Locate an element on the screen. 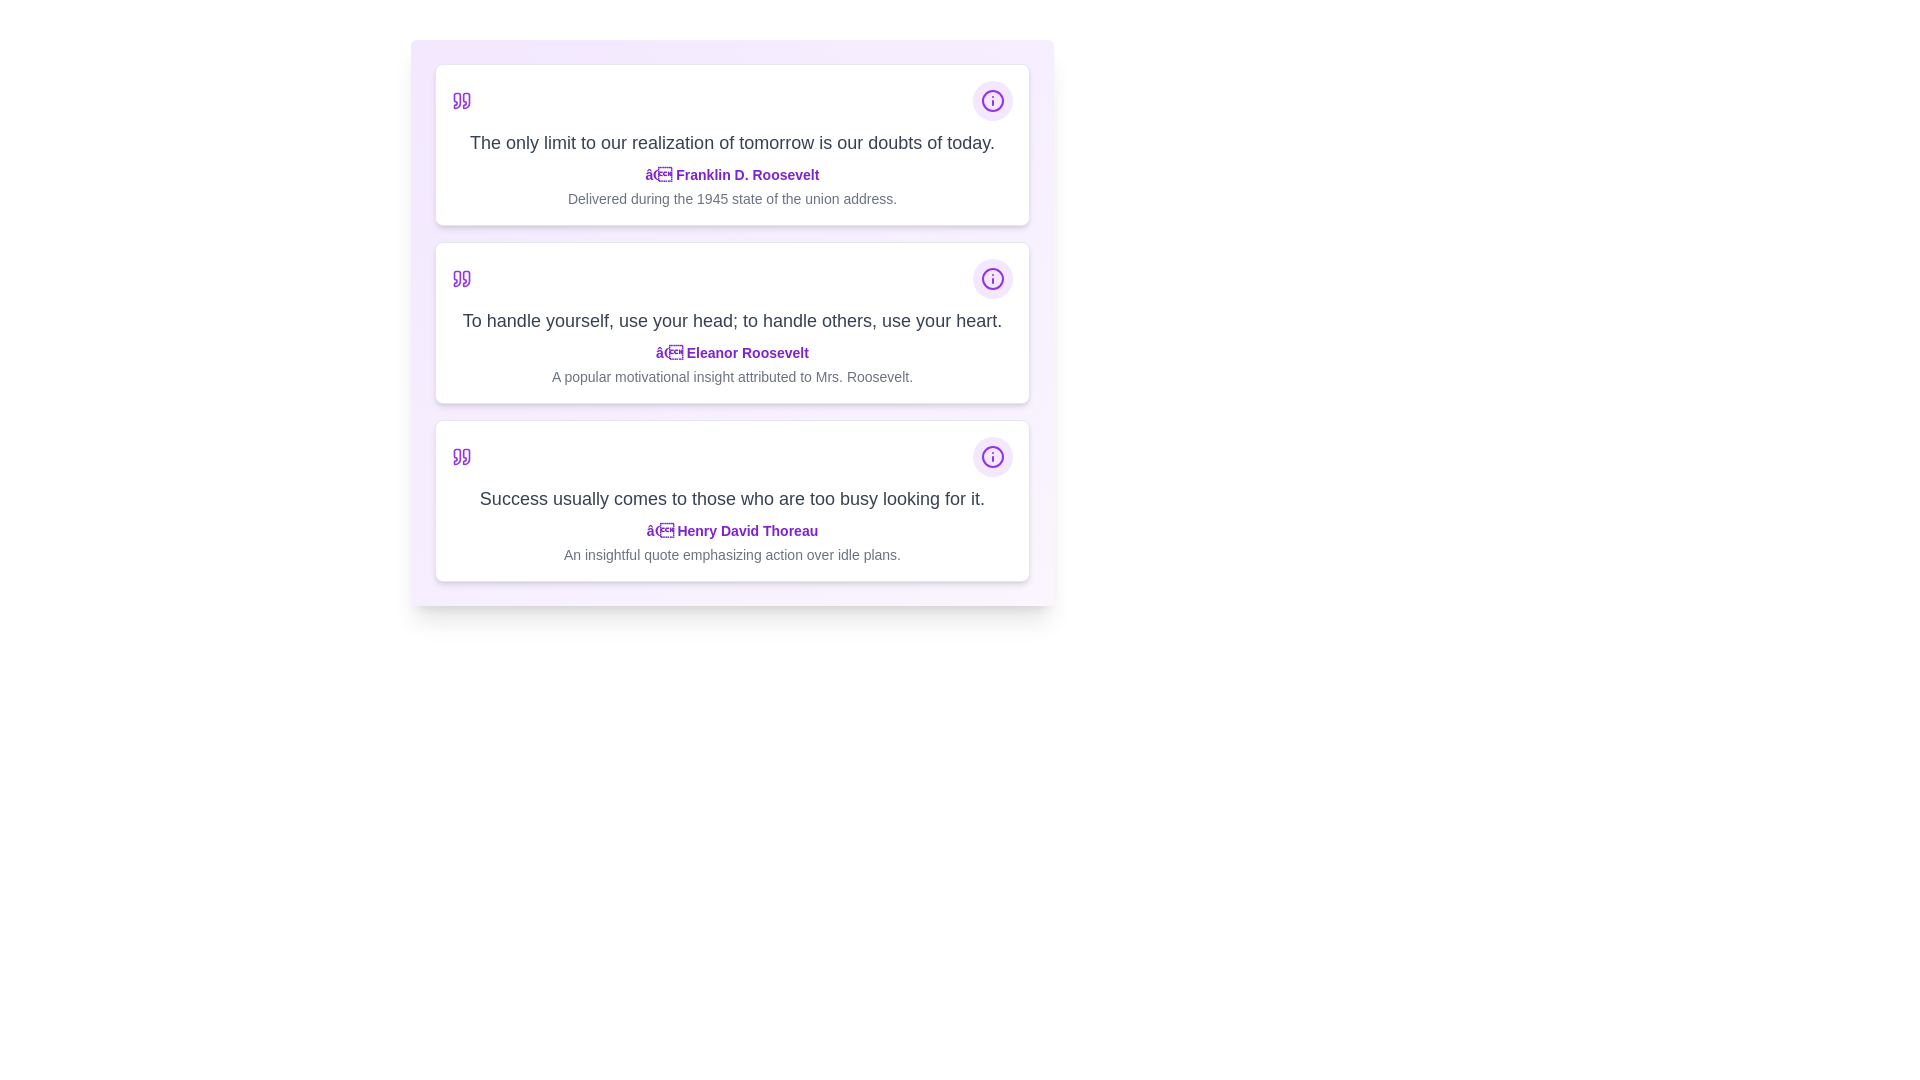 The height and width of the screenshot is (1080, 1920). the styled text label reading 'â€” Franklin D. Roosevelt', which is a purple, bold attribution text positioned beneath a quote in the top card of three vertical quote cards is located at coordinates (731, 173).